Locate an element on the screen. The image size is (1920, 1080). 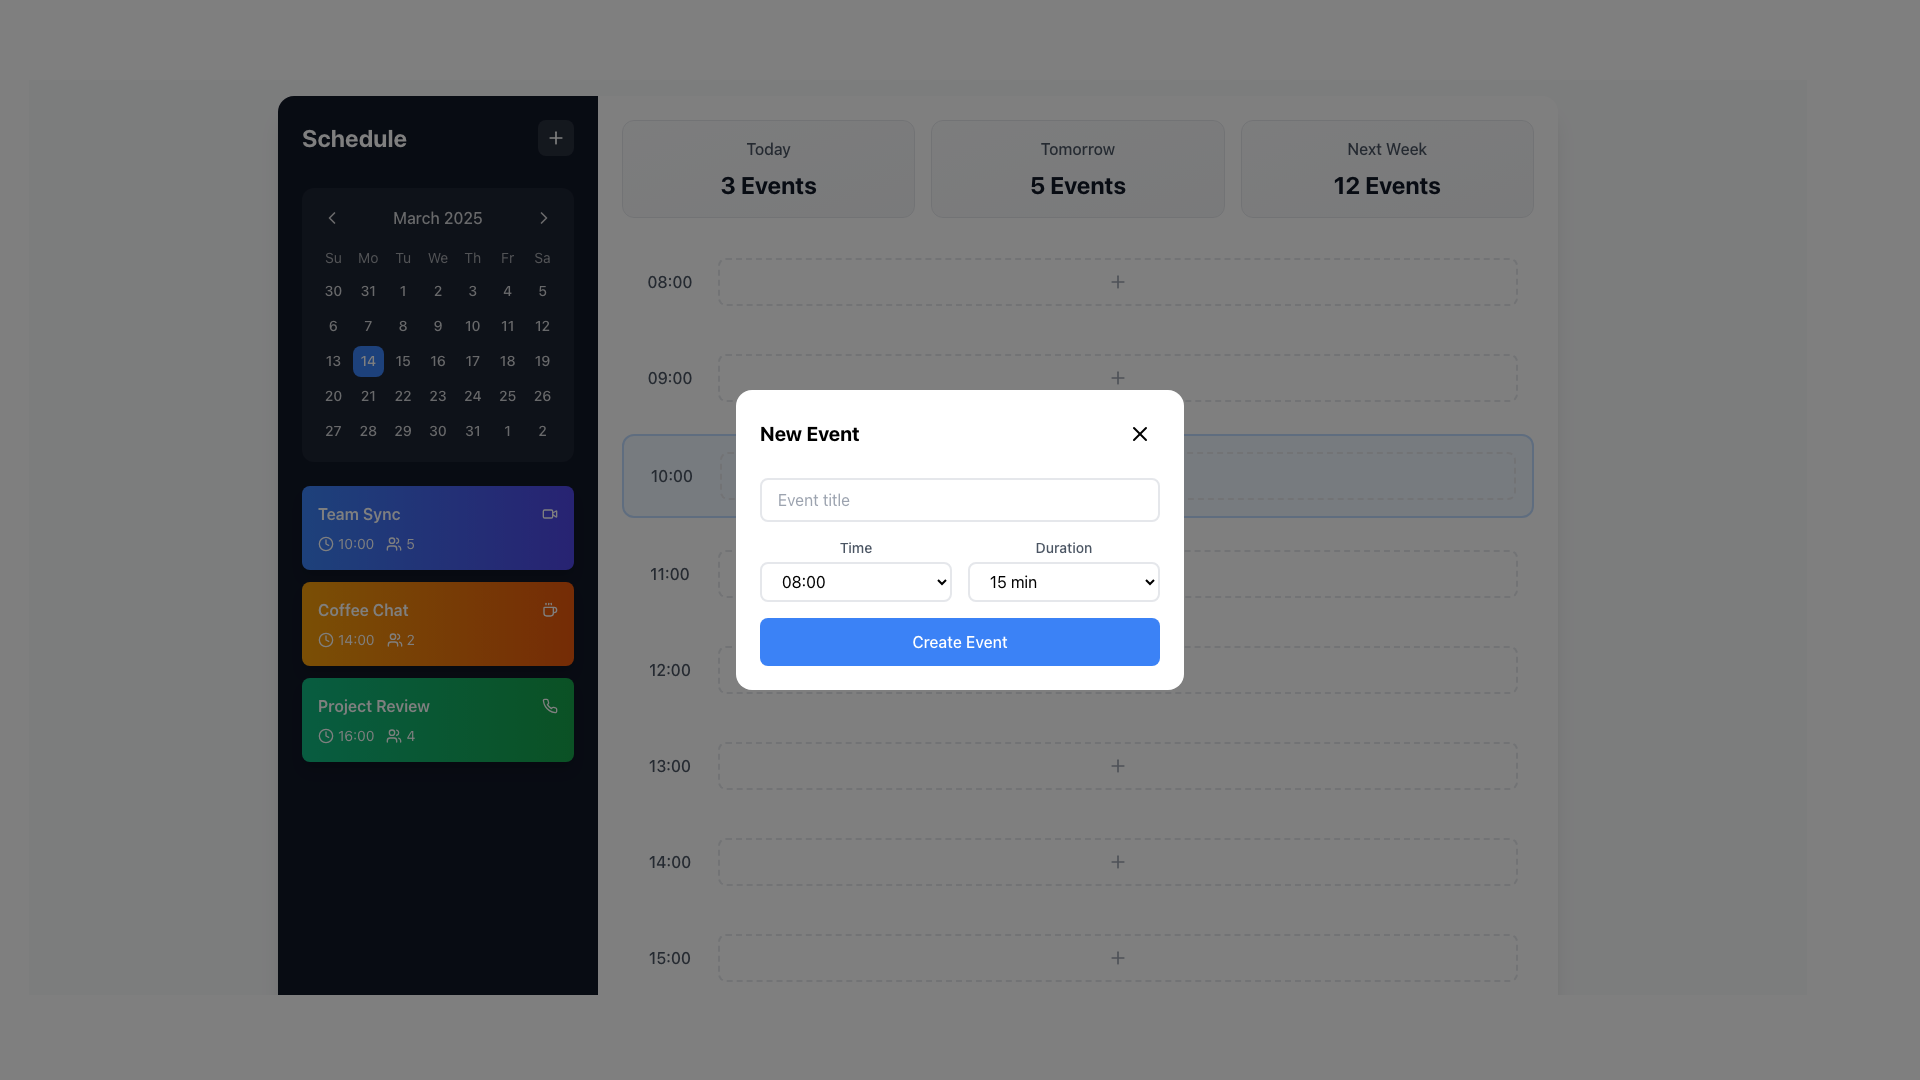
the 'Duration' text label, which is a small, bold, gray label located above a dropdown menu in the 'New Event' dialog box is located at coordinates (1063, 547).